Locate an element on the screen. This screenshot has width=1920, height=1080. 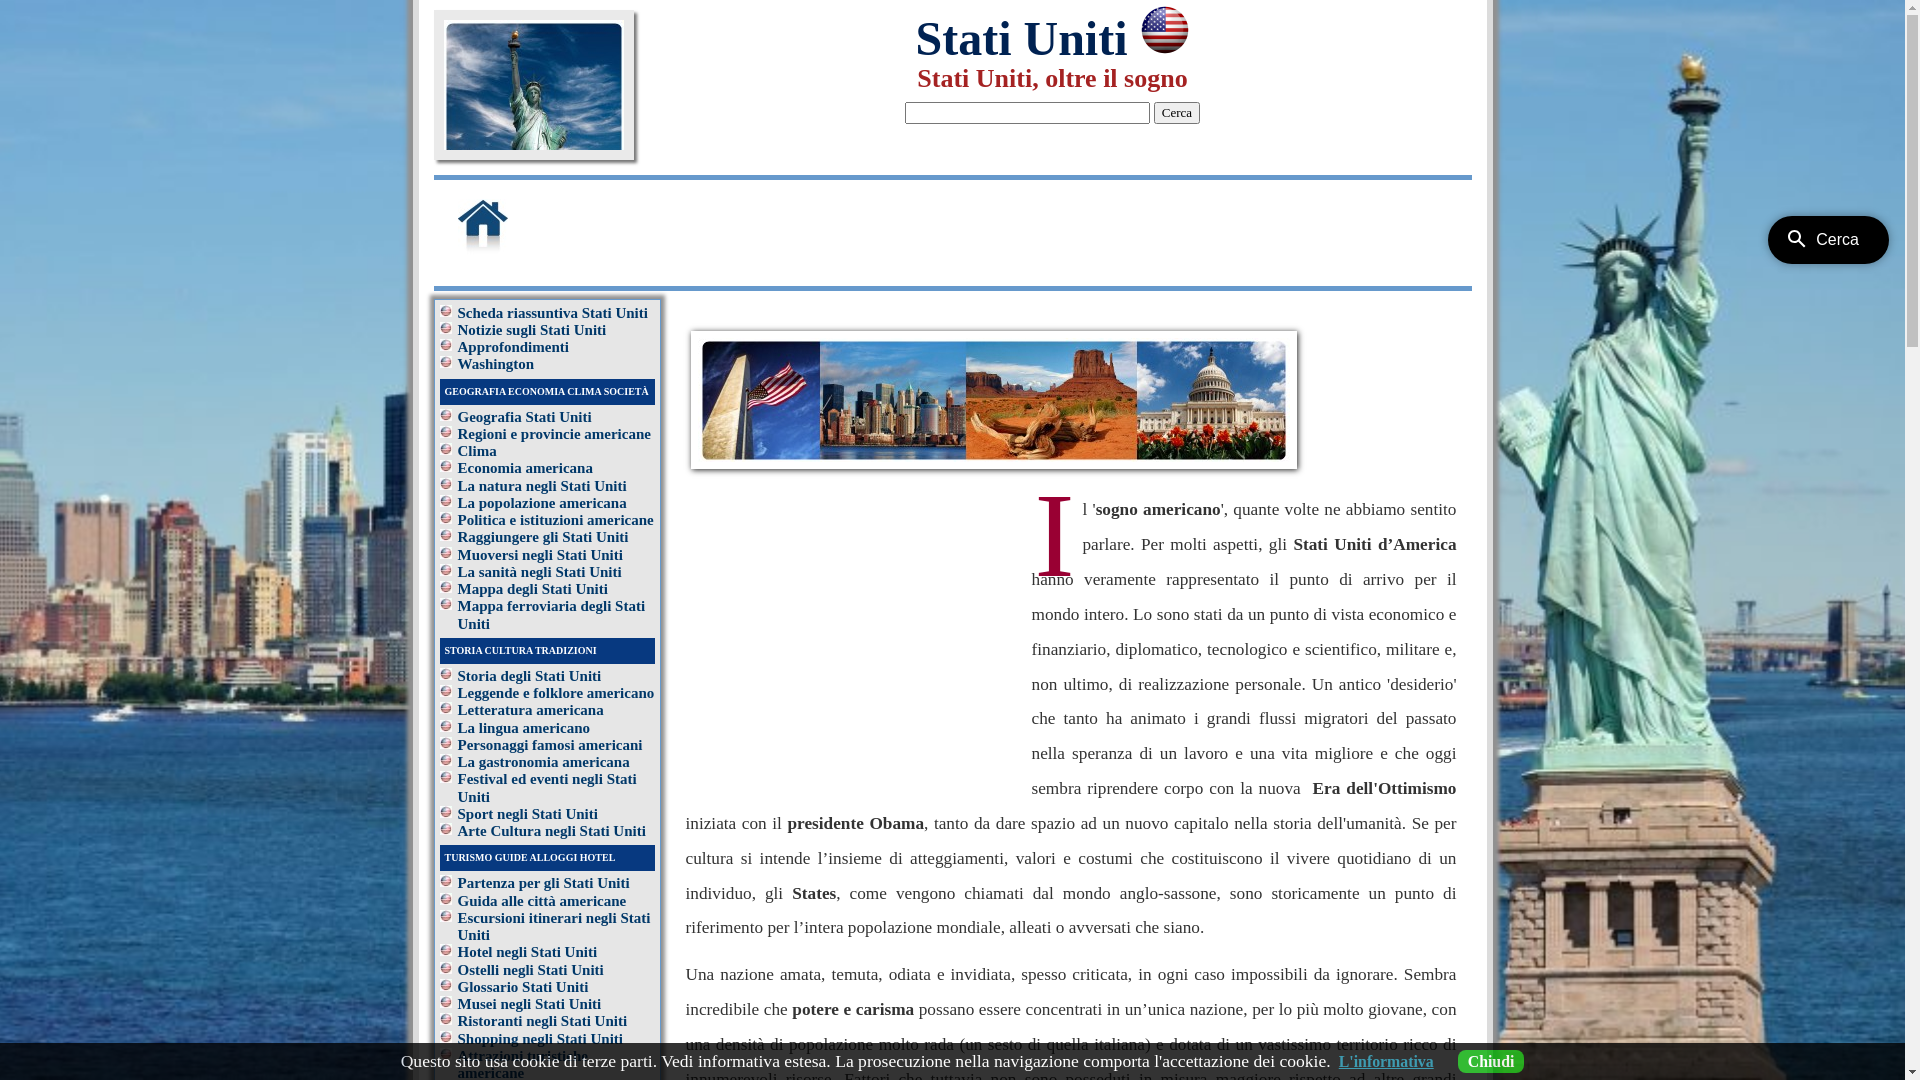
'Washington' is located at coordinates (496, 363).